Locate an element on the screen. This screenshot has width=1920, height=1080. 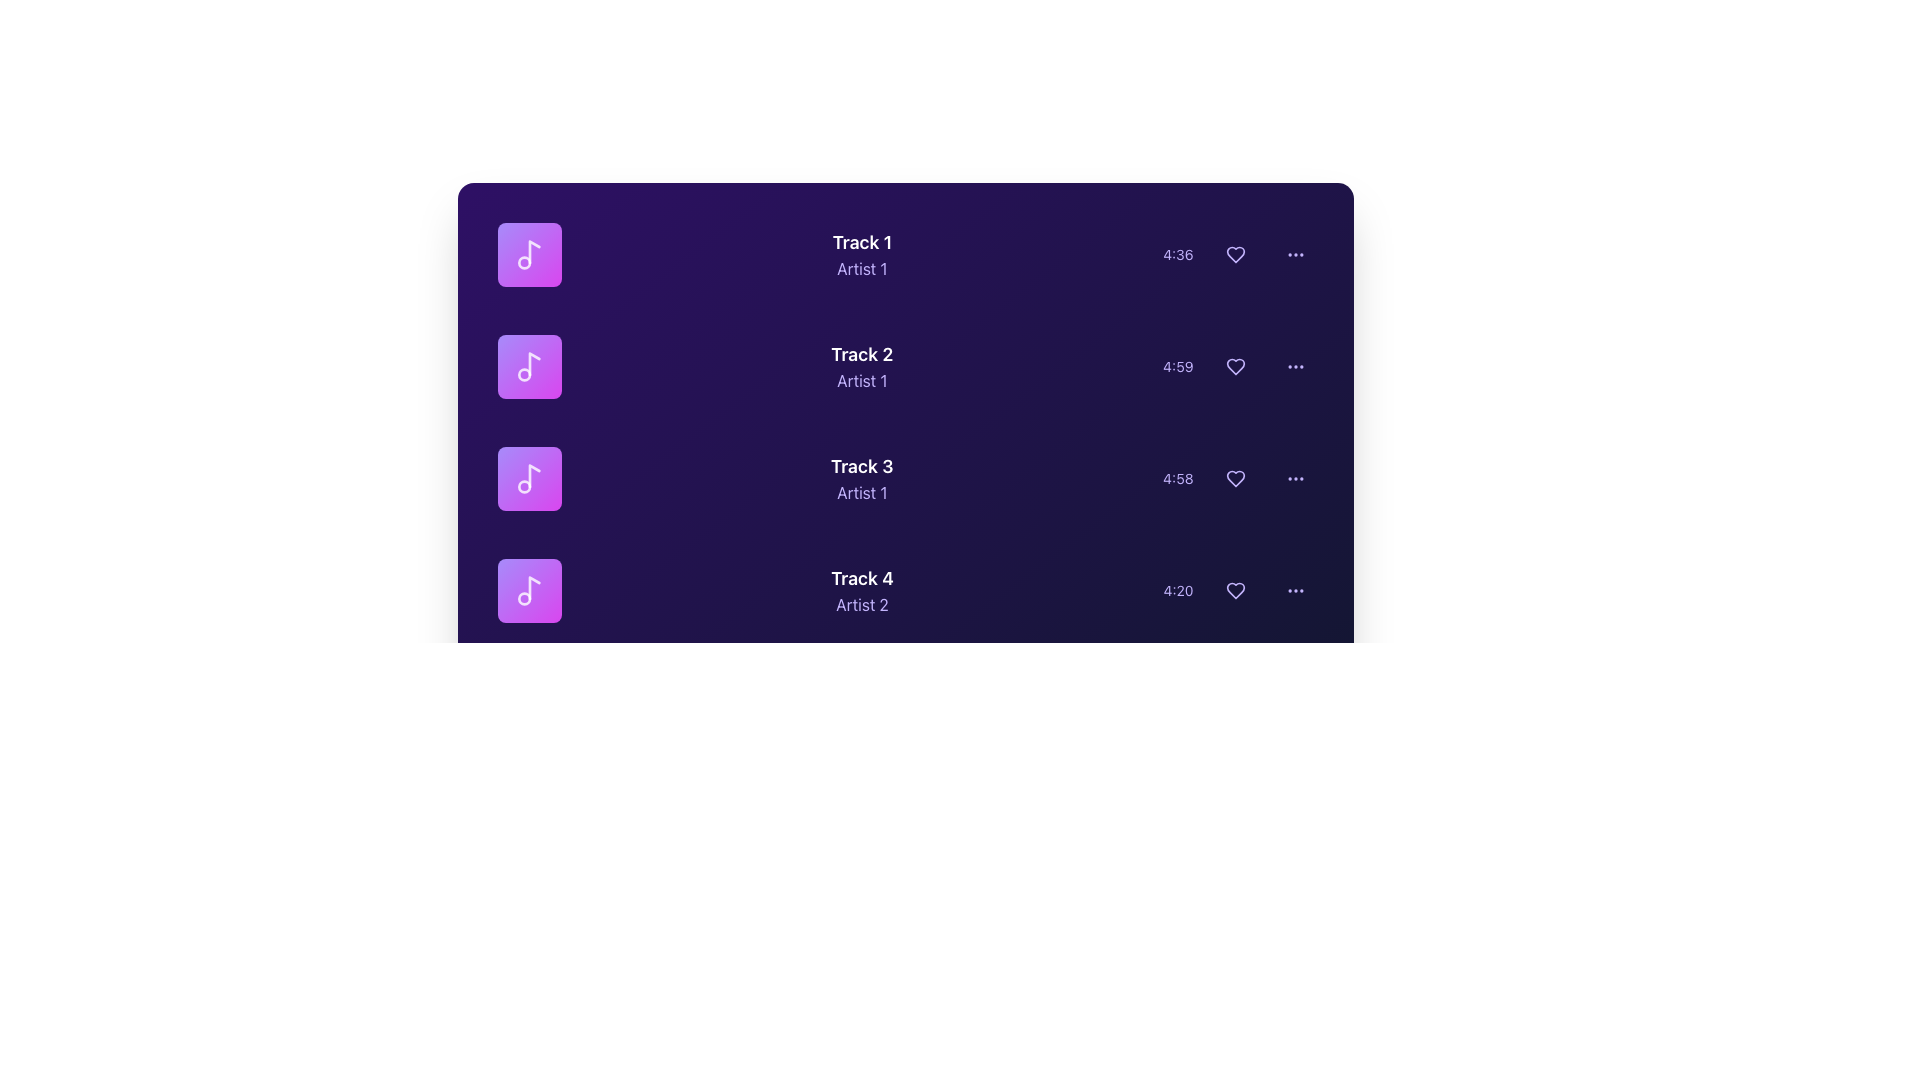
the square button with a gradient background from violet to fuchsia, featuring a white music note icon, located in the leftmost column of the track list, fourth from the top is located at coordinates (529, 589).